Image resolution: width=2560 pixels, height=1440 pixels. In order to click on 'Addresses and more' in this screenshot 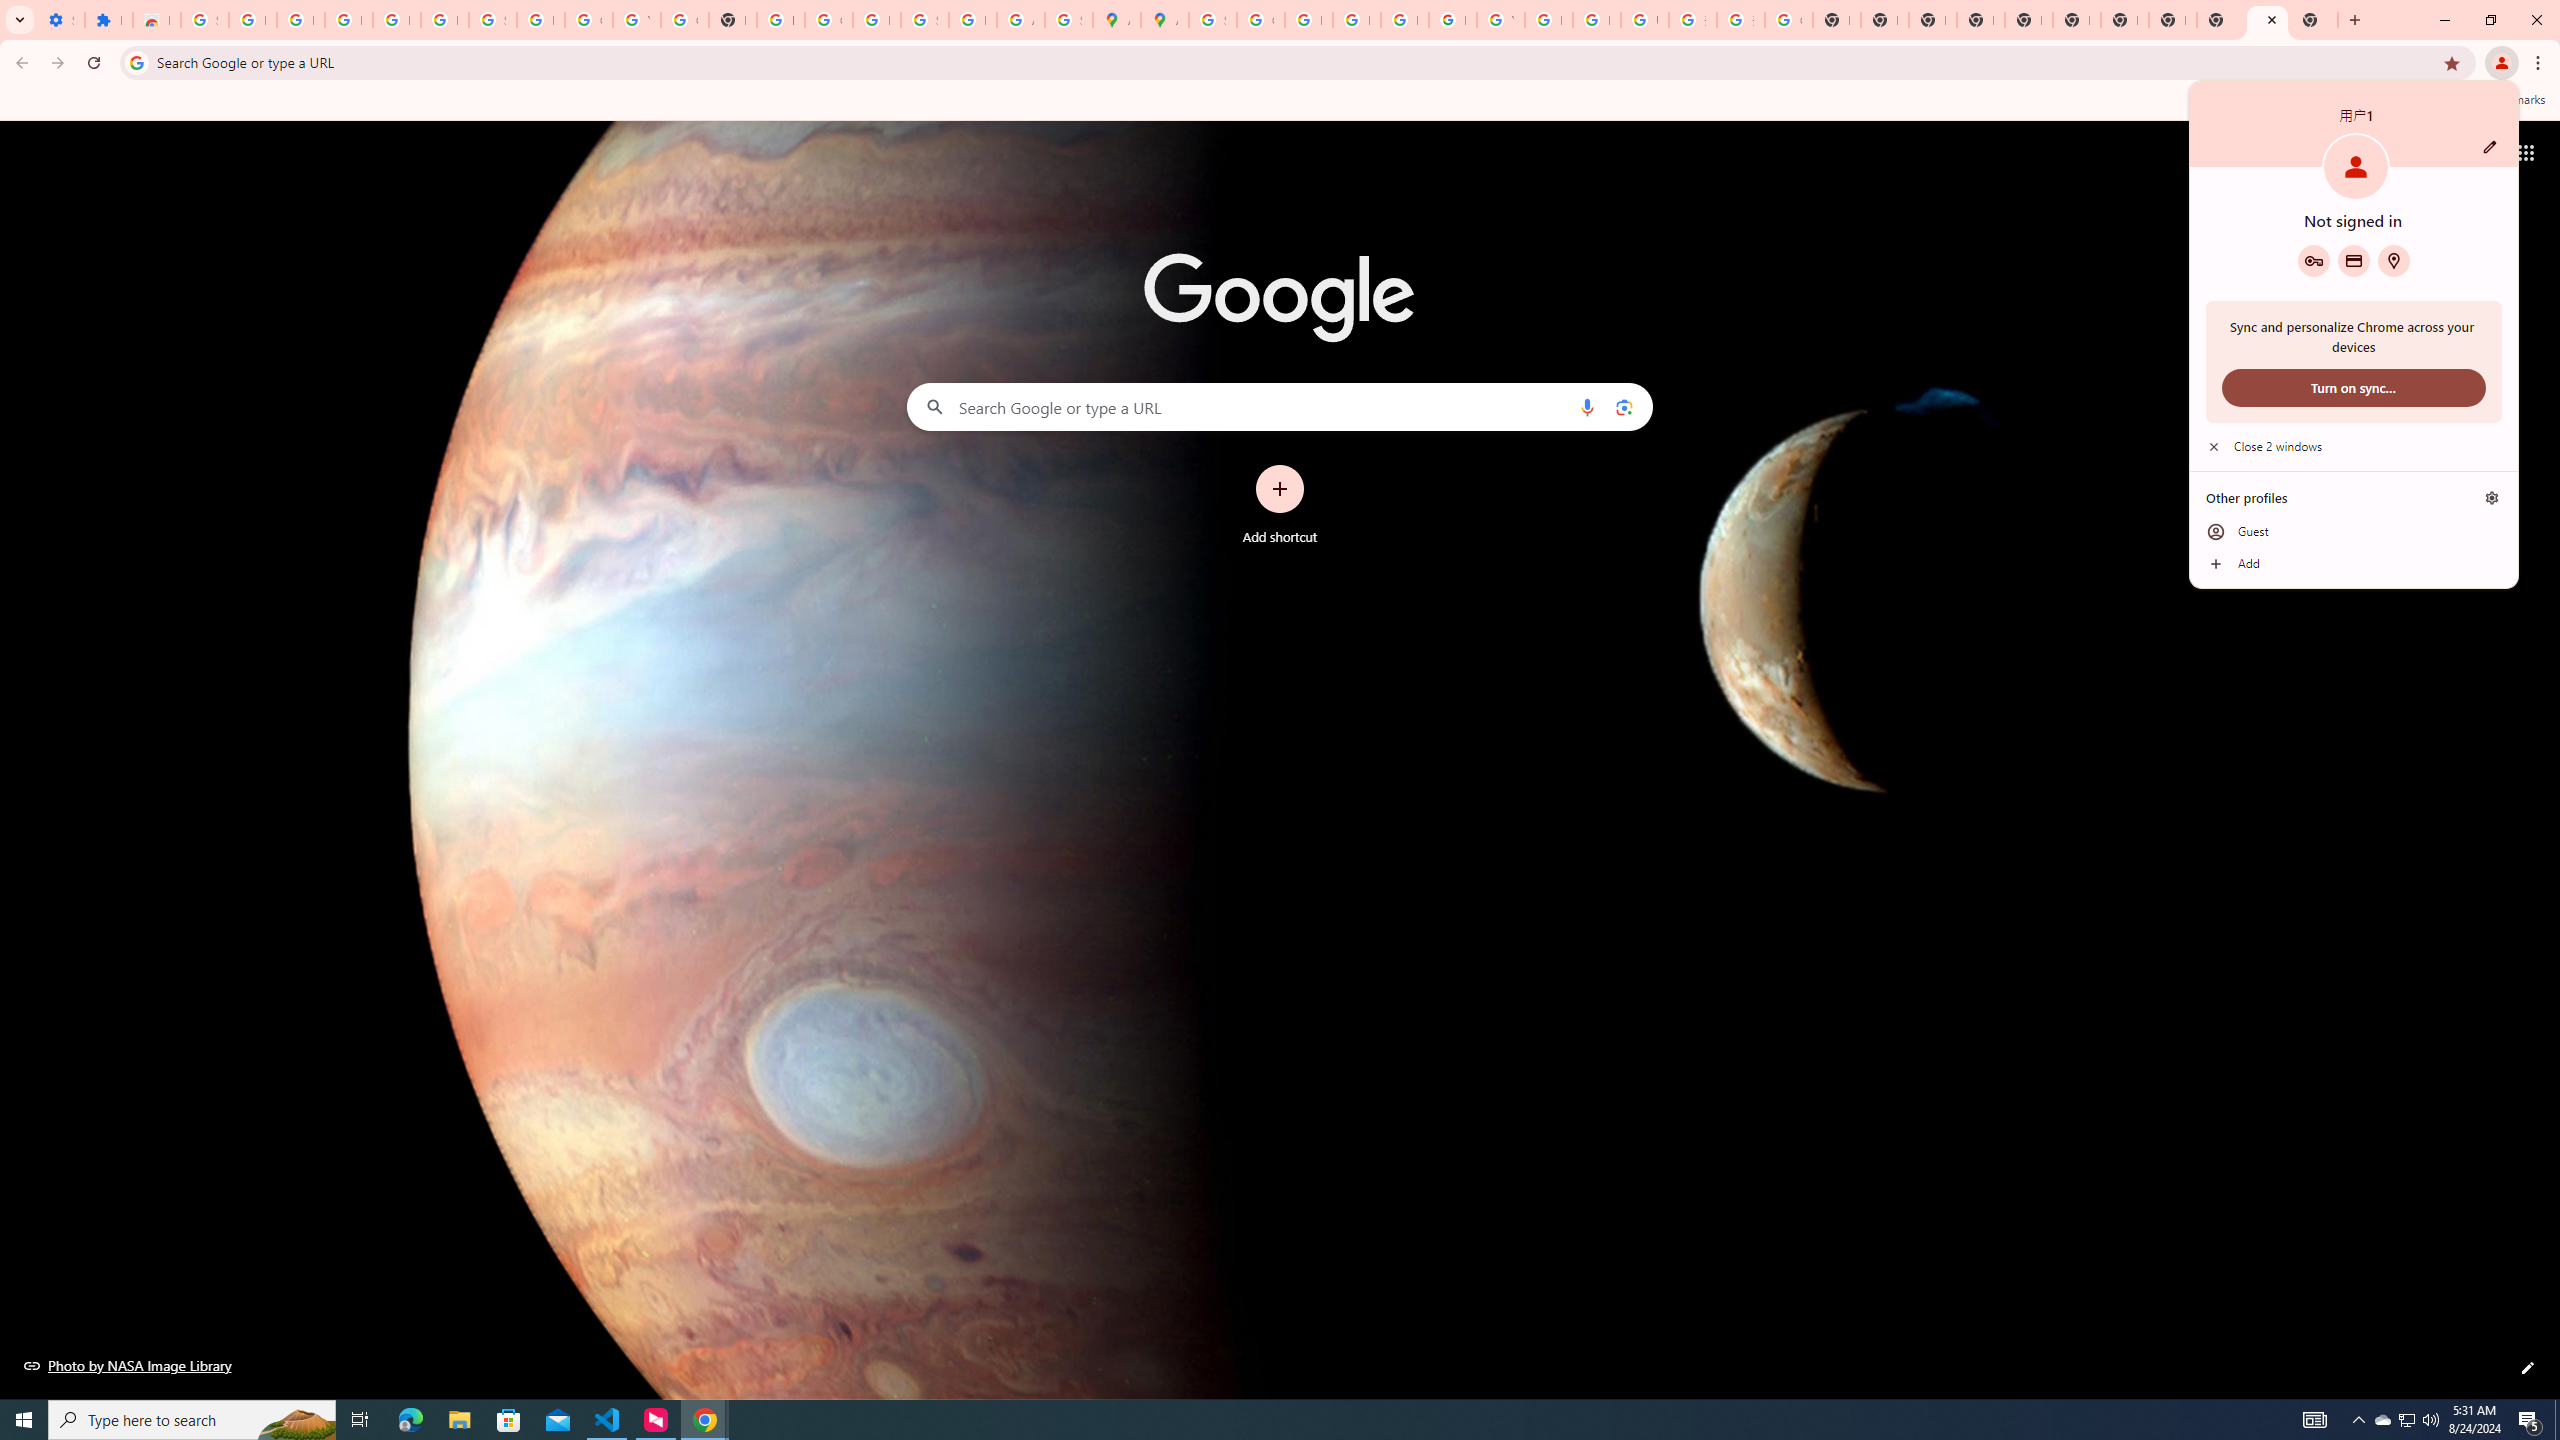, I will do `click(2392, 260)`.